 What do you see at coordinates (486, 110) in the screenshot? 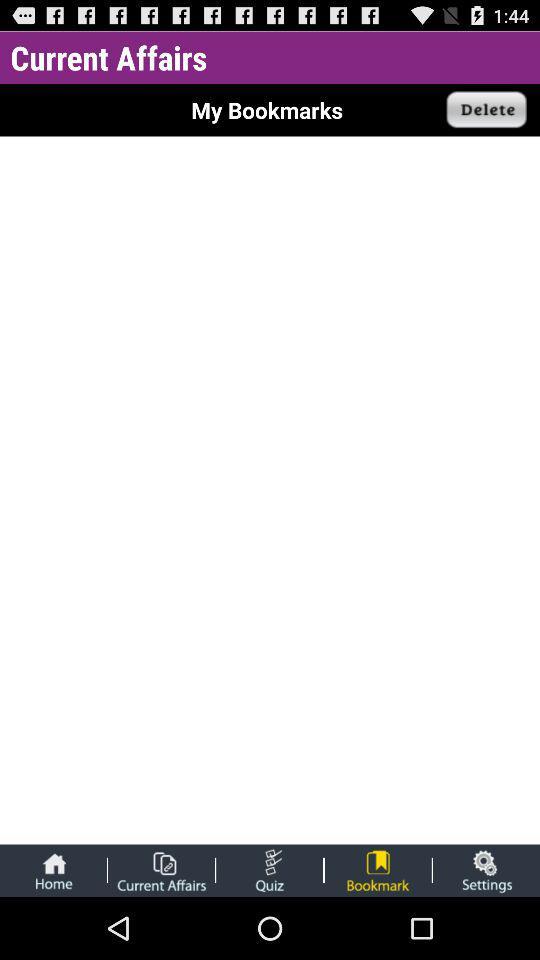
I see `item at the top right corner` at bounding box center [486, 110].